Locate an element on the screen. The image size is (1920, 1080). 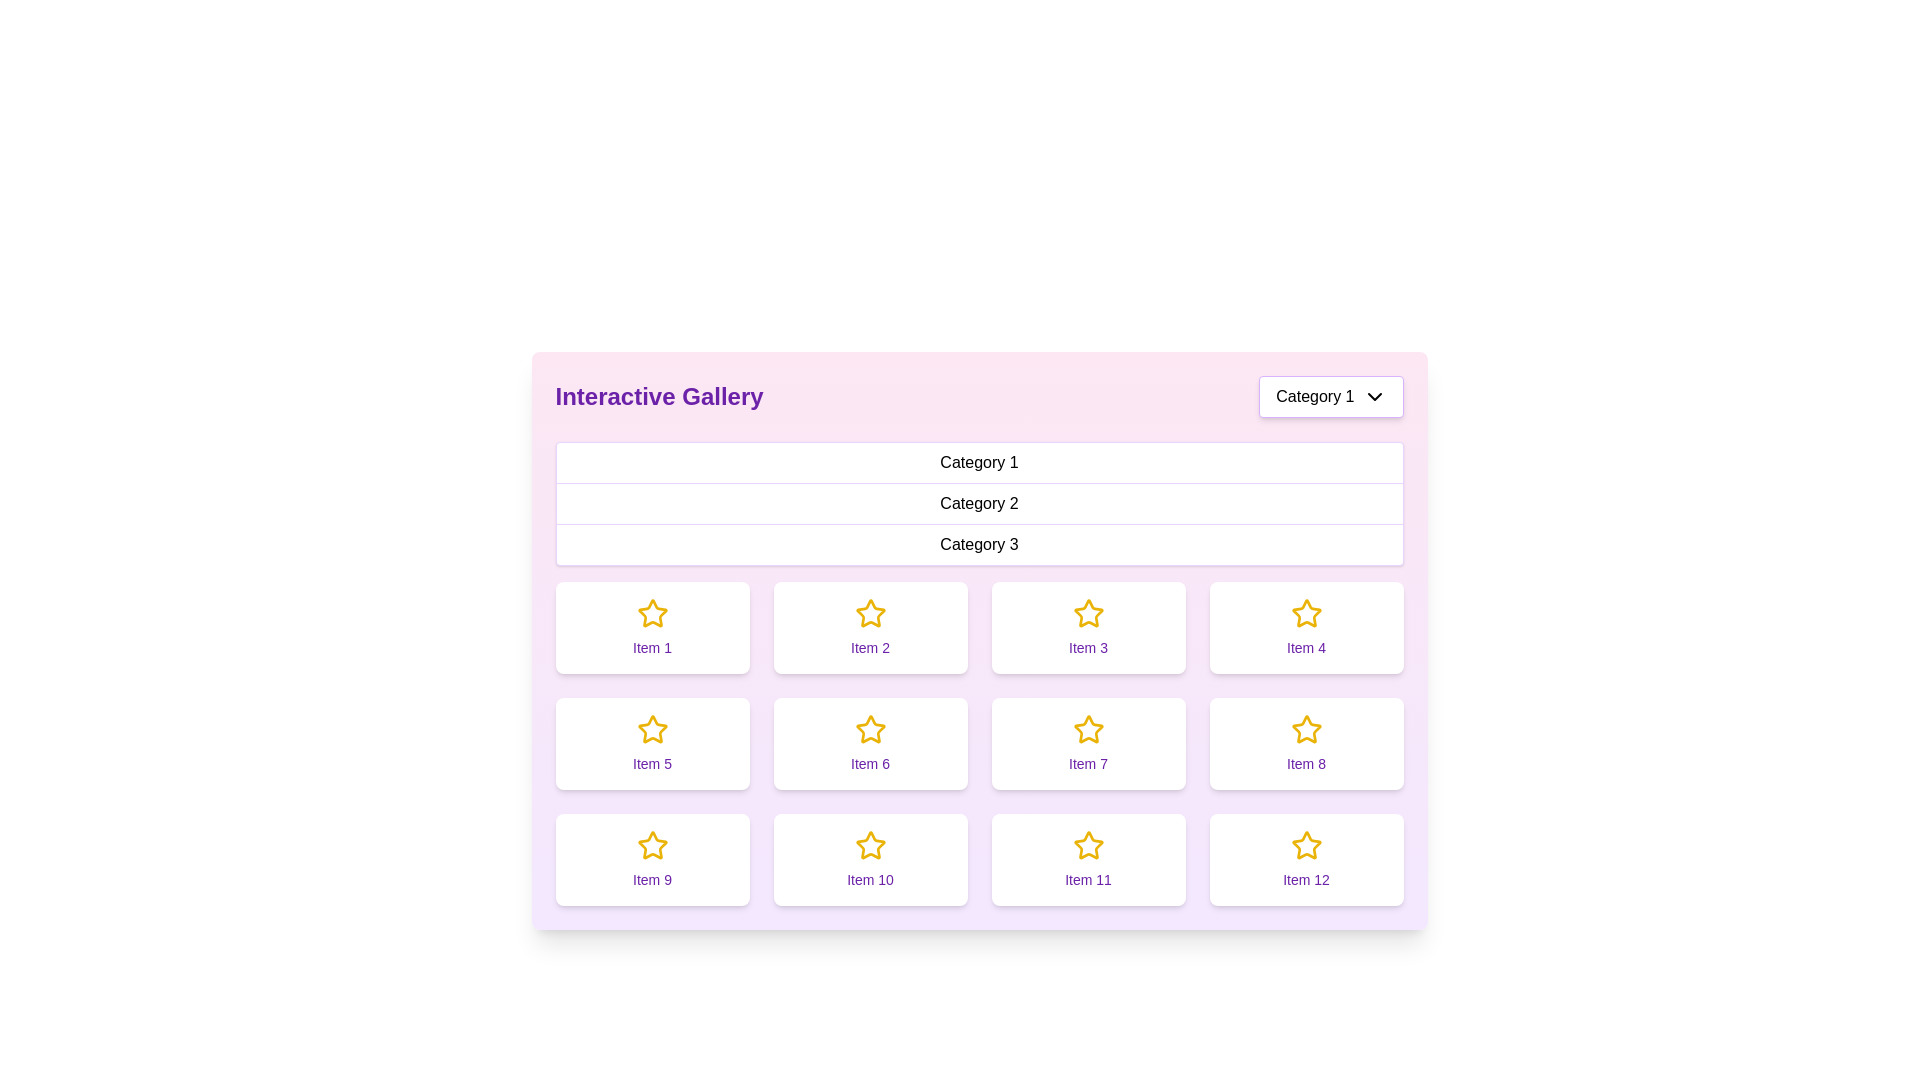
the star-shaped icon with a hollow center, styled with a yellow border and white fill, located in the first column of the second row of the interactive gallery is located at coordinates (652, 729).